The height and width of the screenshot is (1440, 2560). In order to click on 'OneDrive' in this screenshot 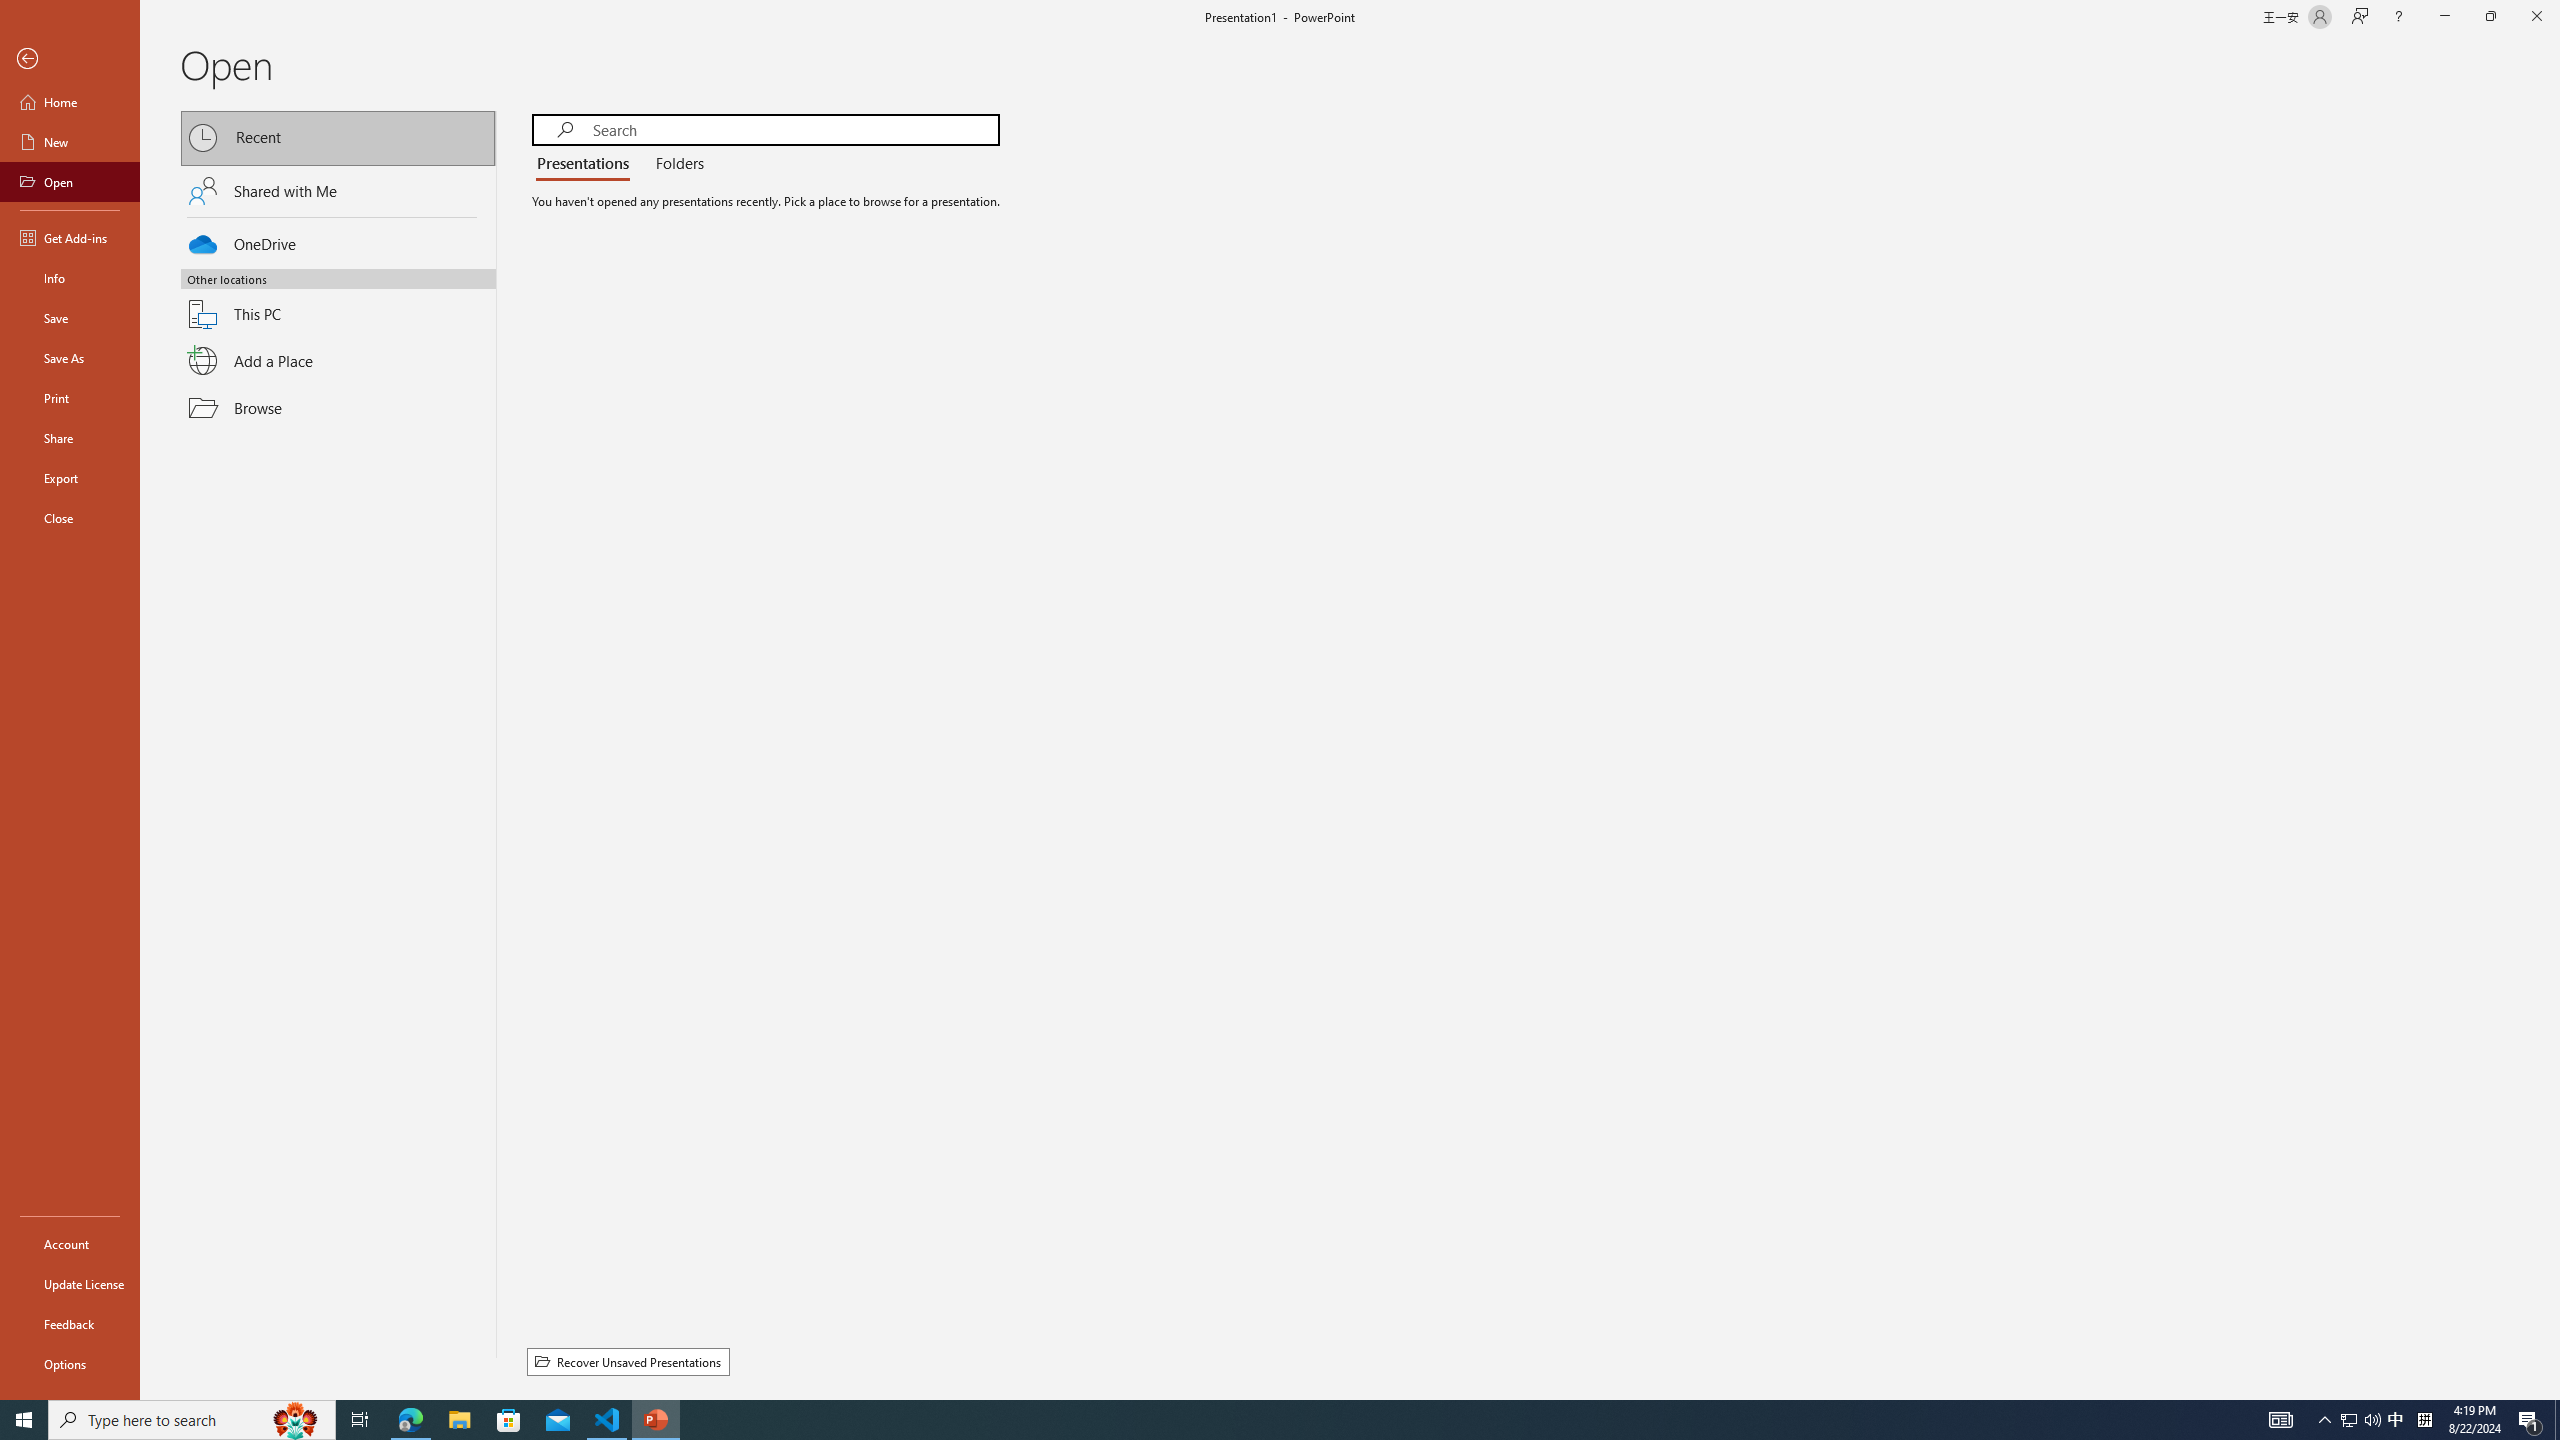, I will do `click(338, 241)`.